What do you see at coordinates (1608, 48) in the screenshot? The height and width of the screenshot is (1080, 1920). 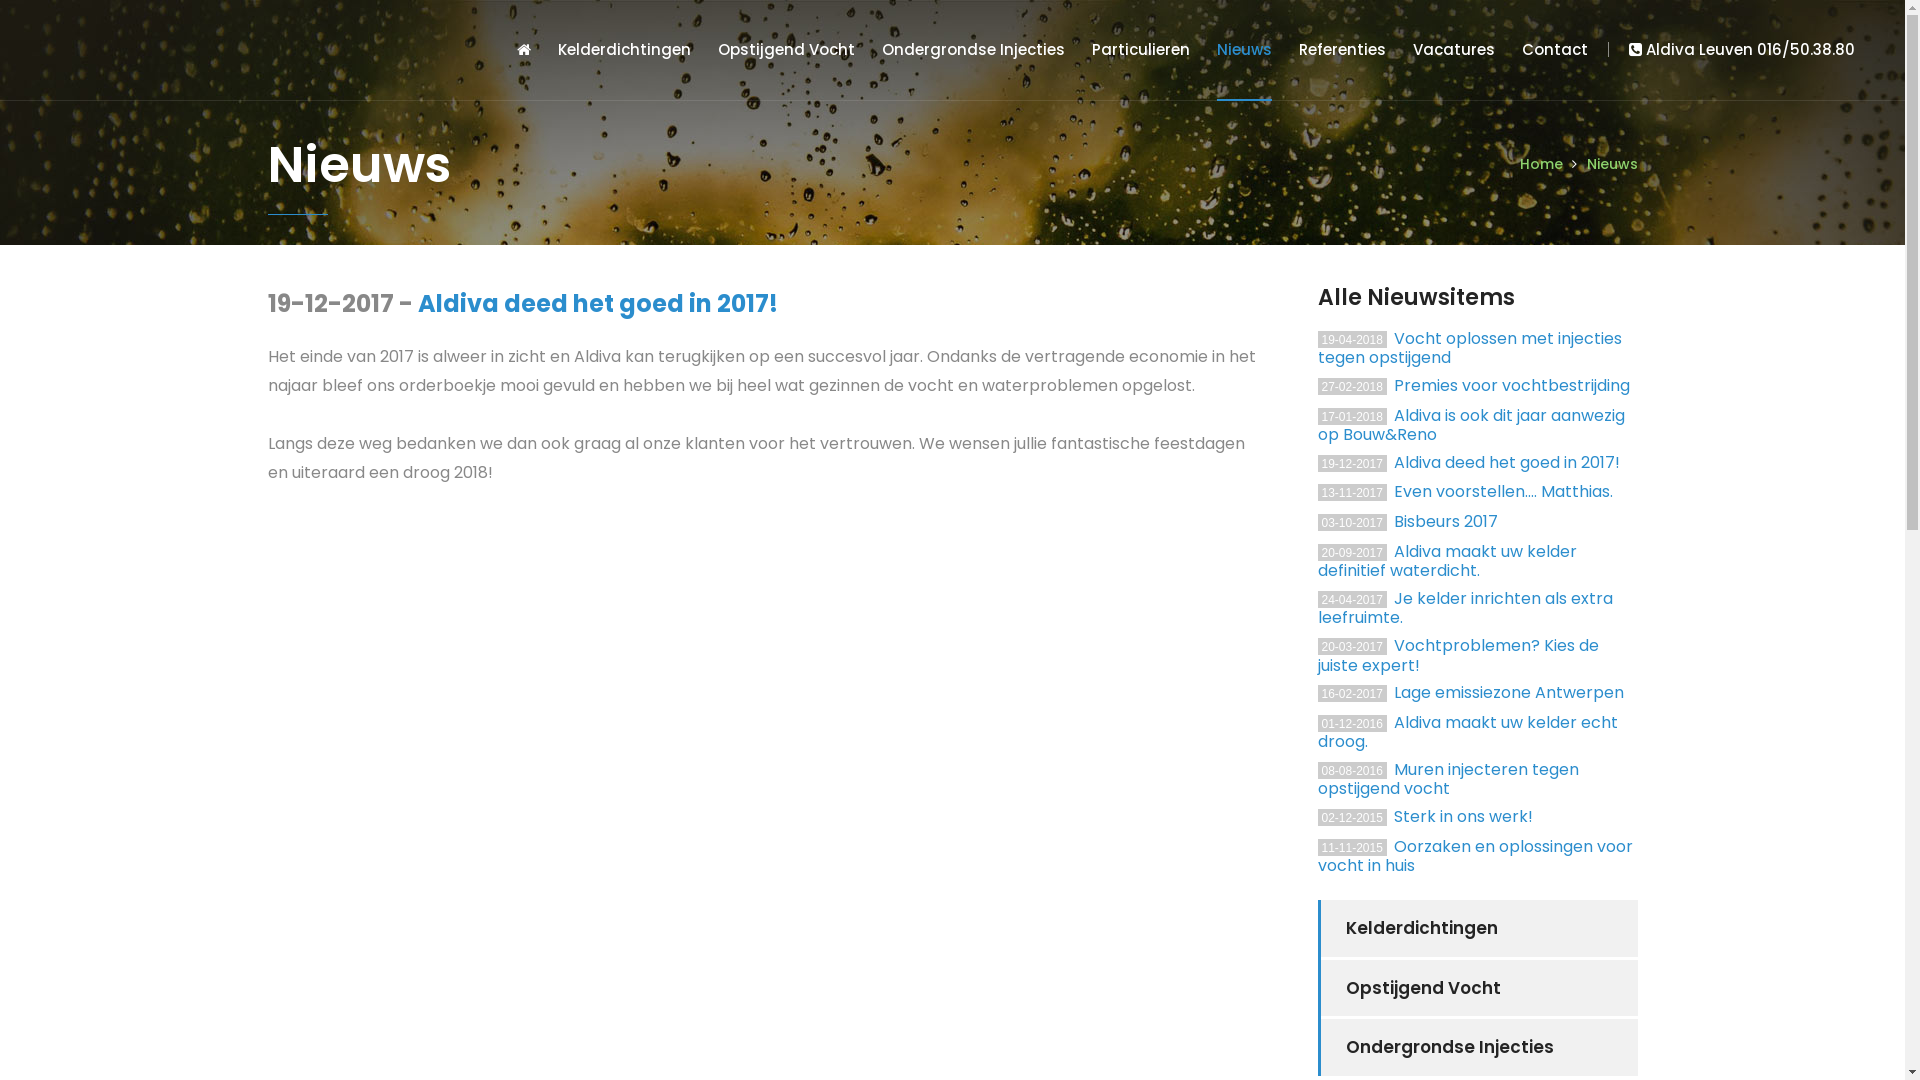 I see `'Aldiva Leuven 016/50.38.80'` at bounding box center [1608, 48].